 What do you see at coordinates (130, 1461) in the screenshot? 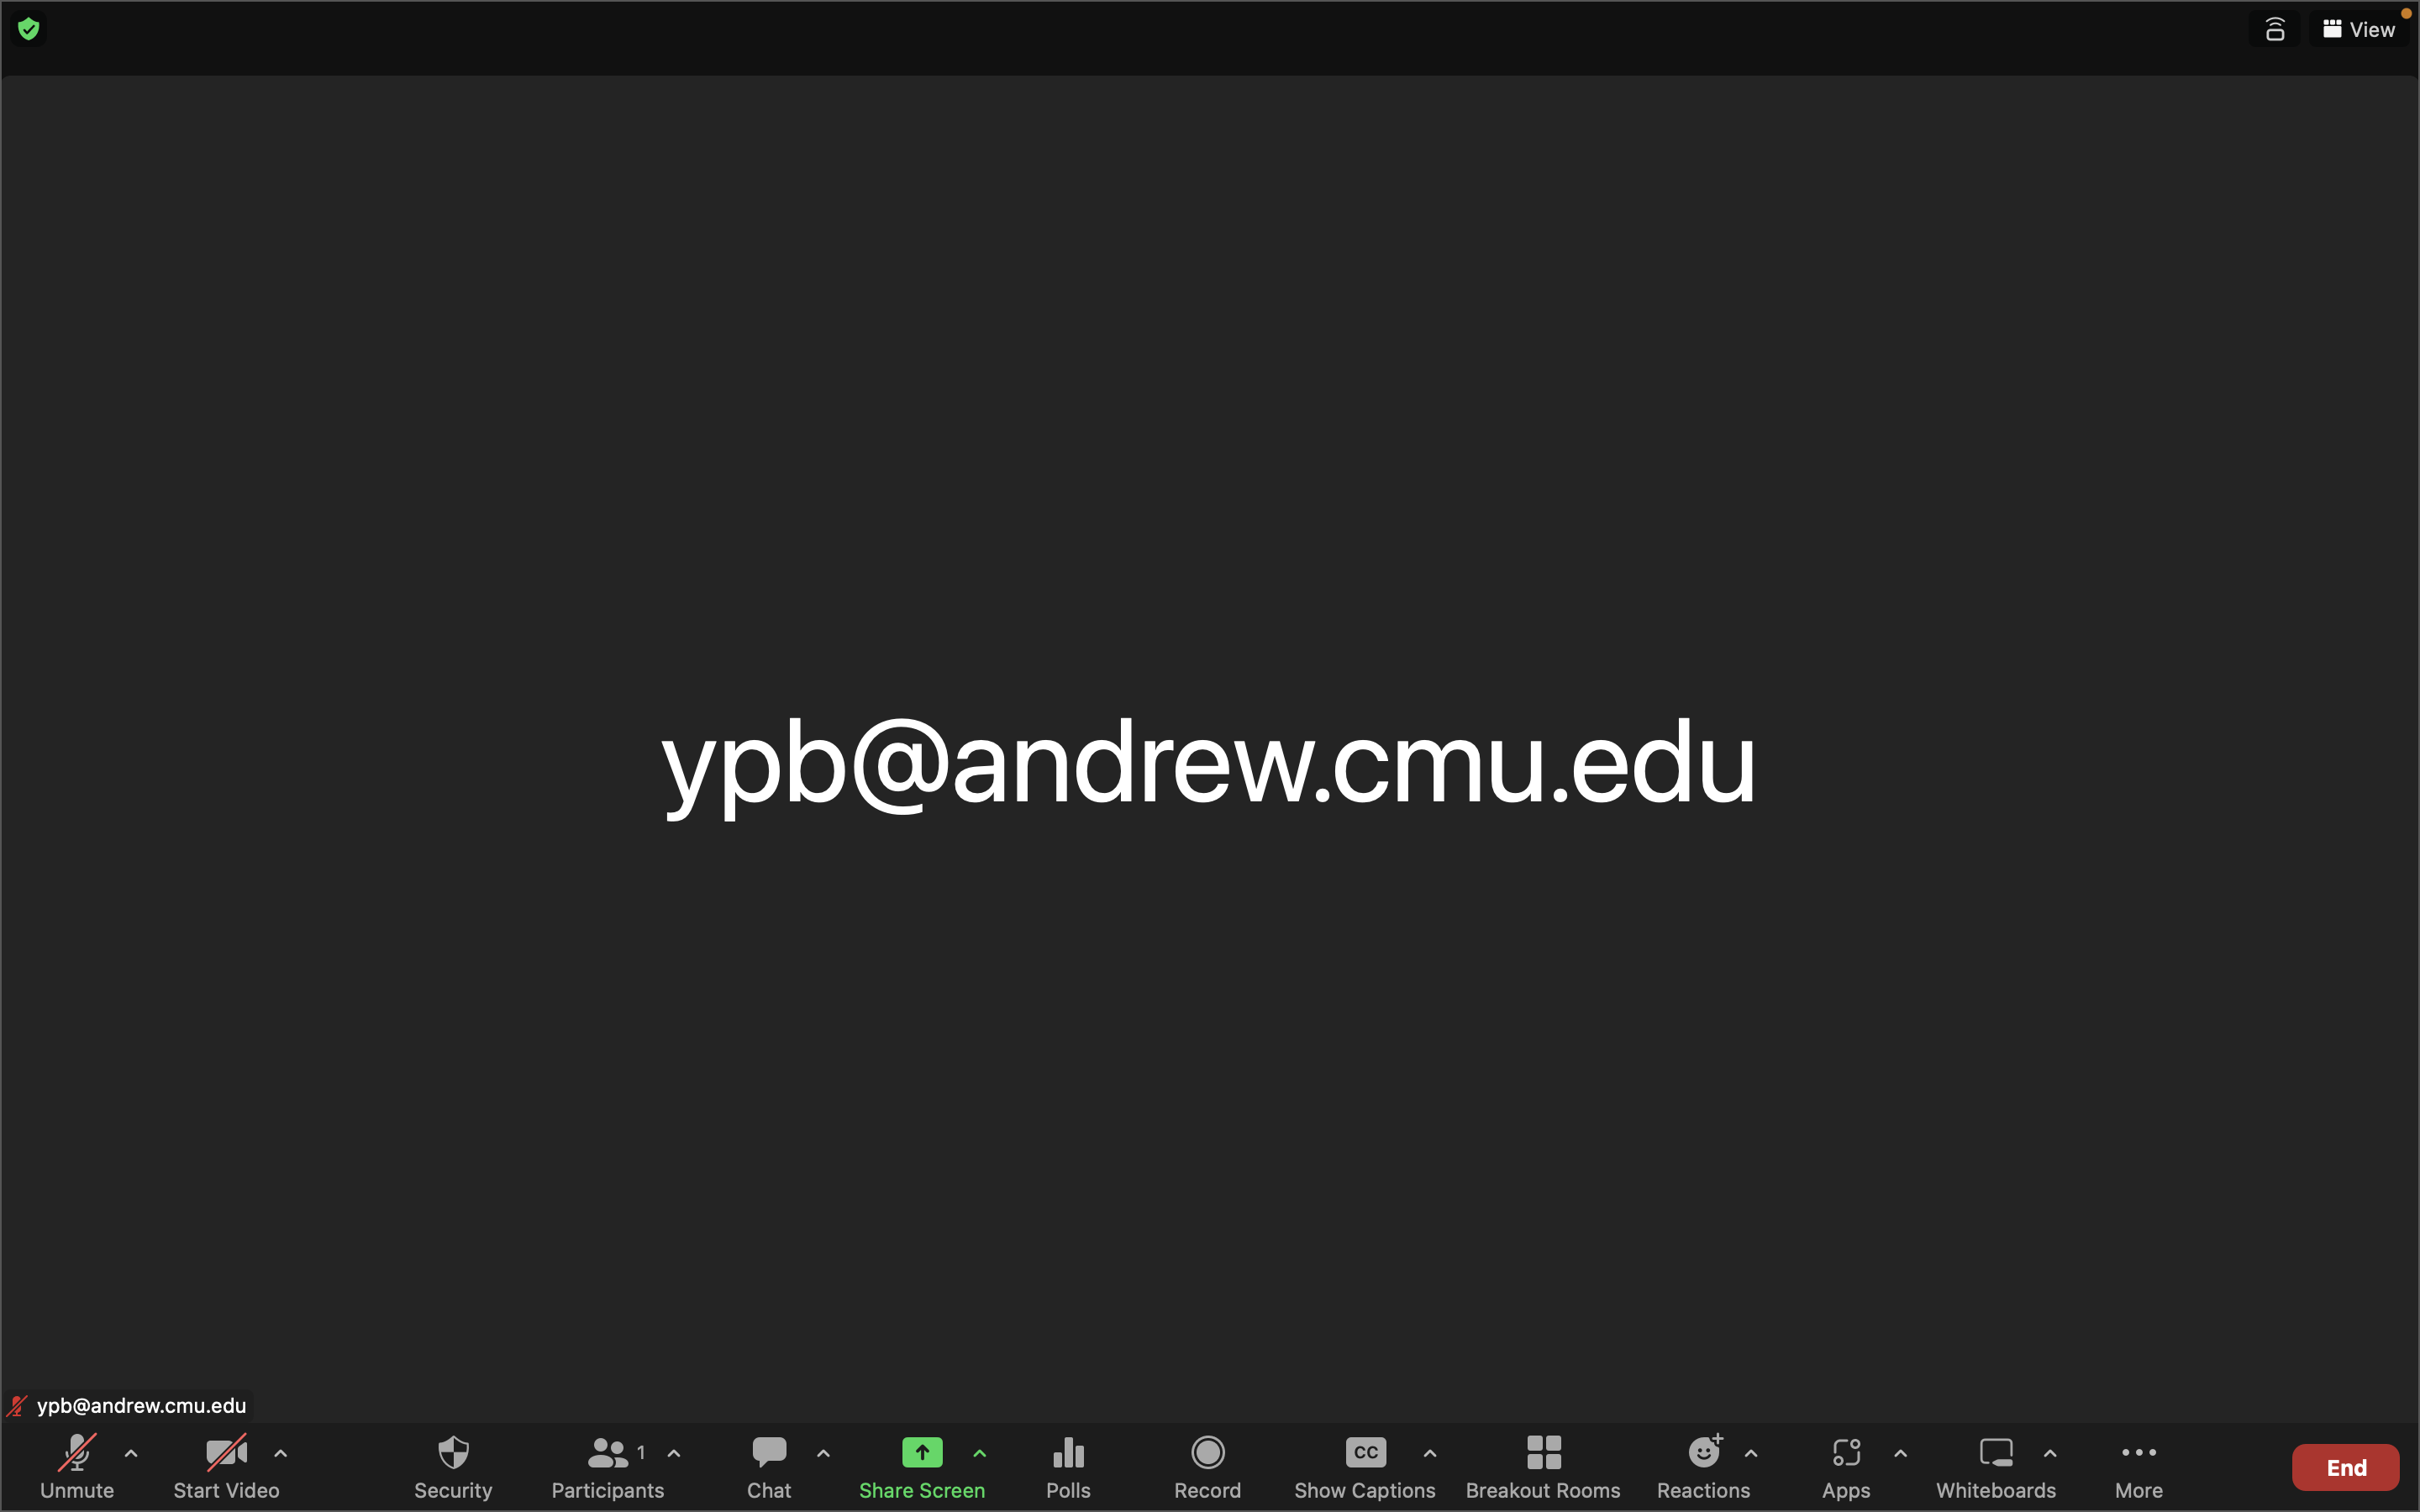
I see `the audio options` at bounding box center [130, 1461].